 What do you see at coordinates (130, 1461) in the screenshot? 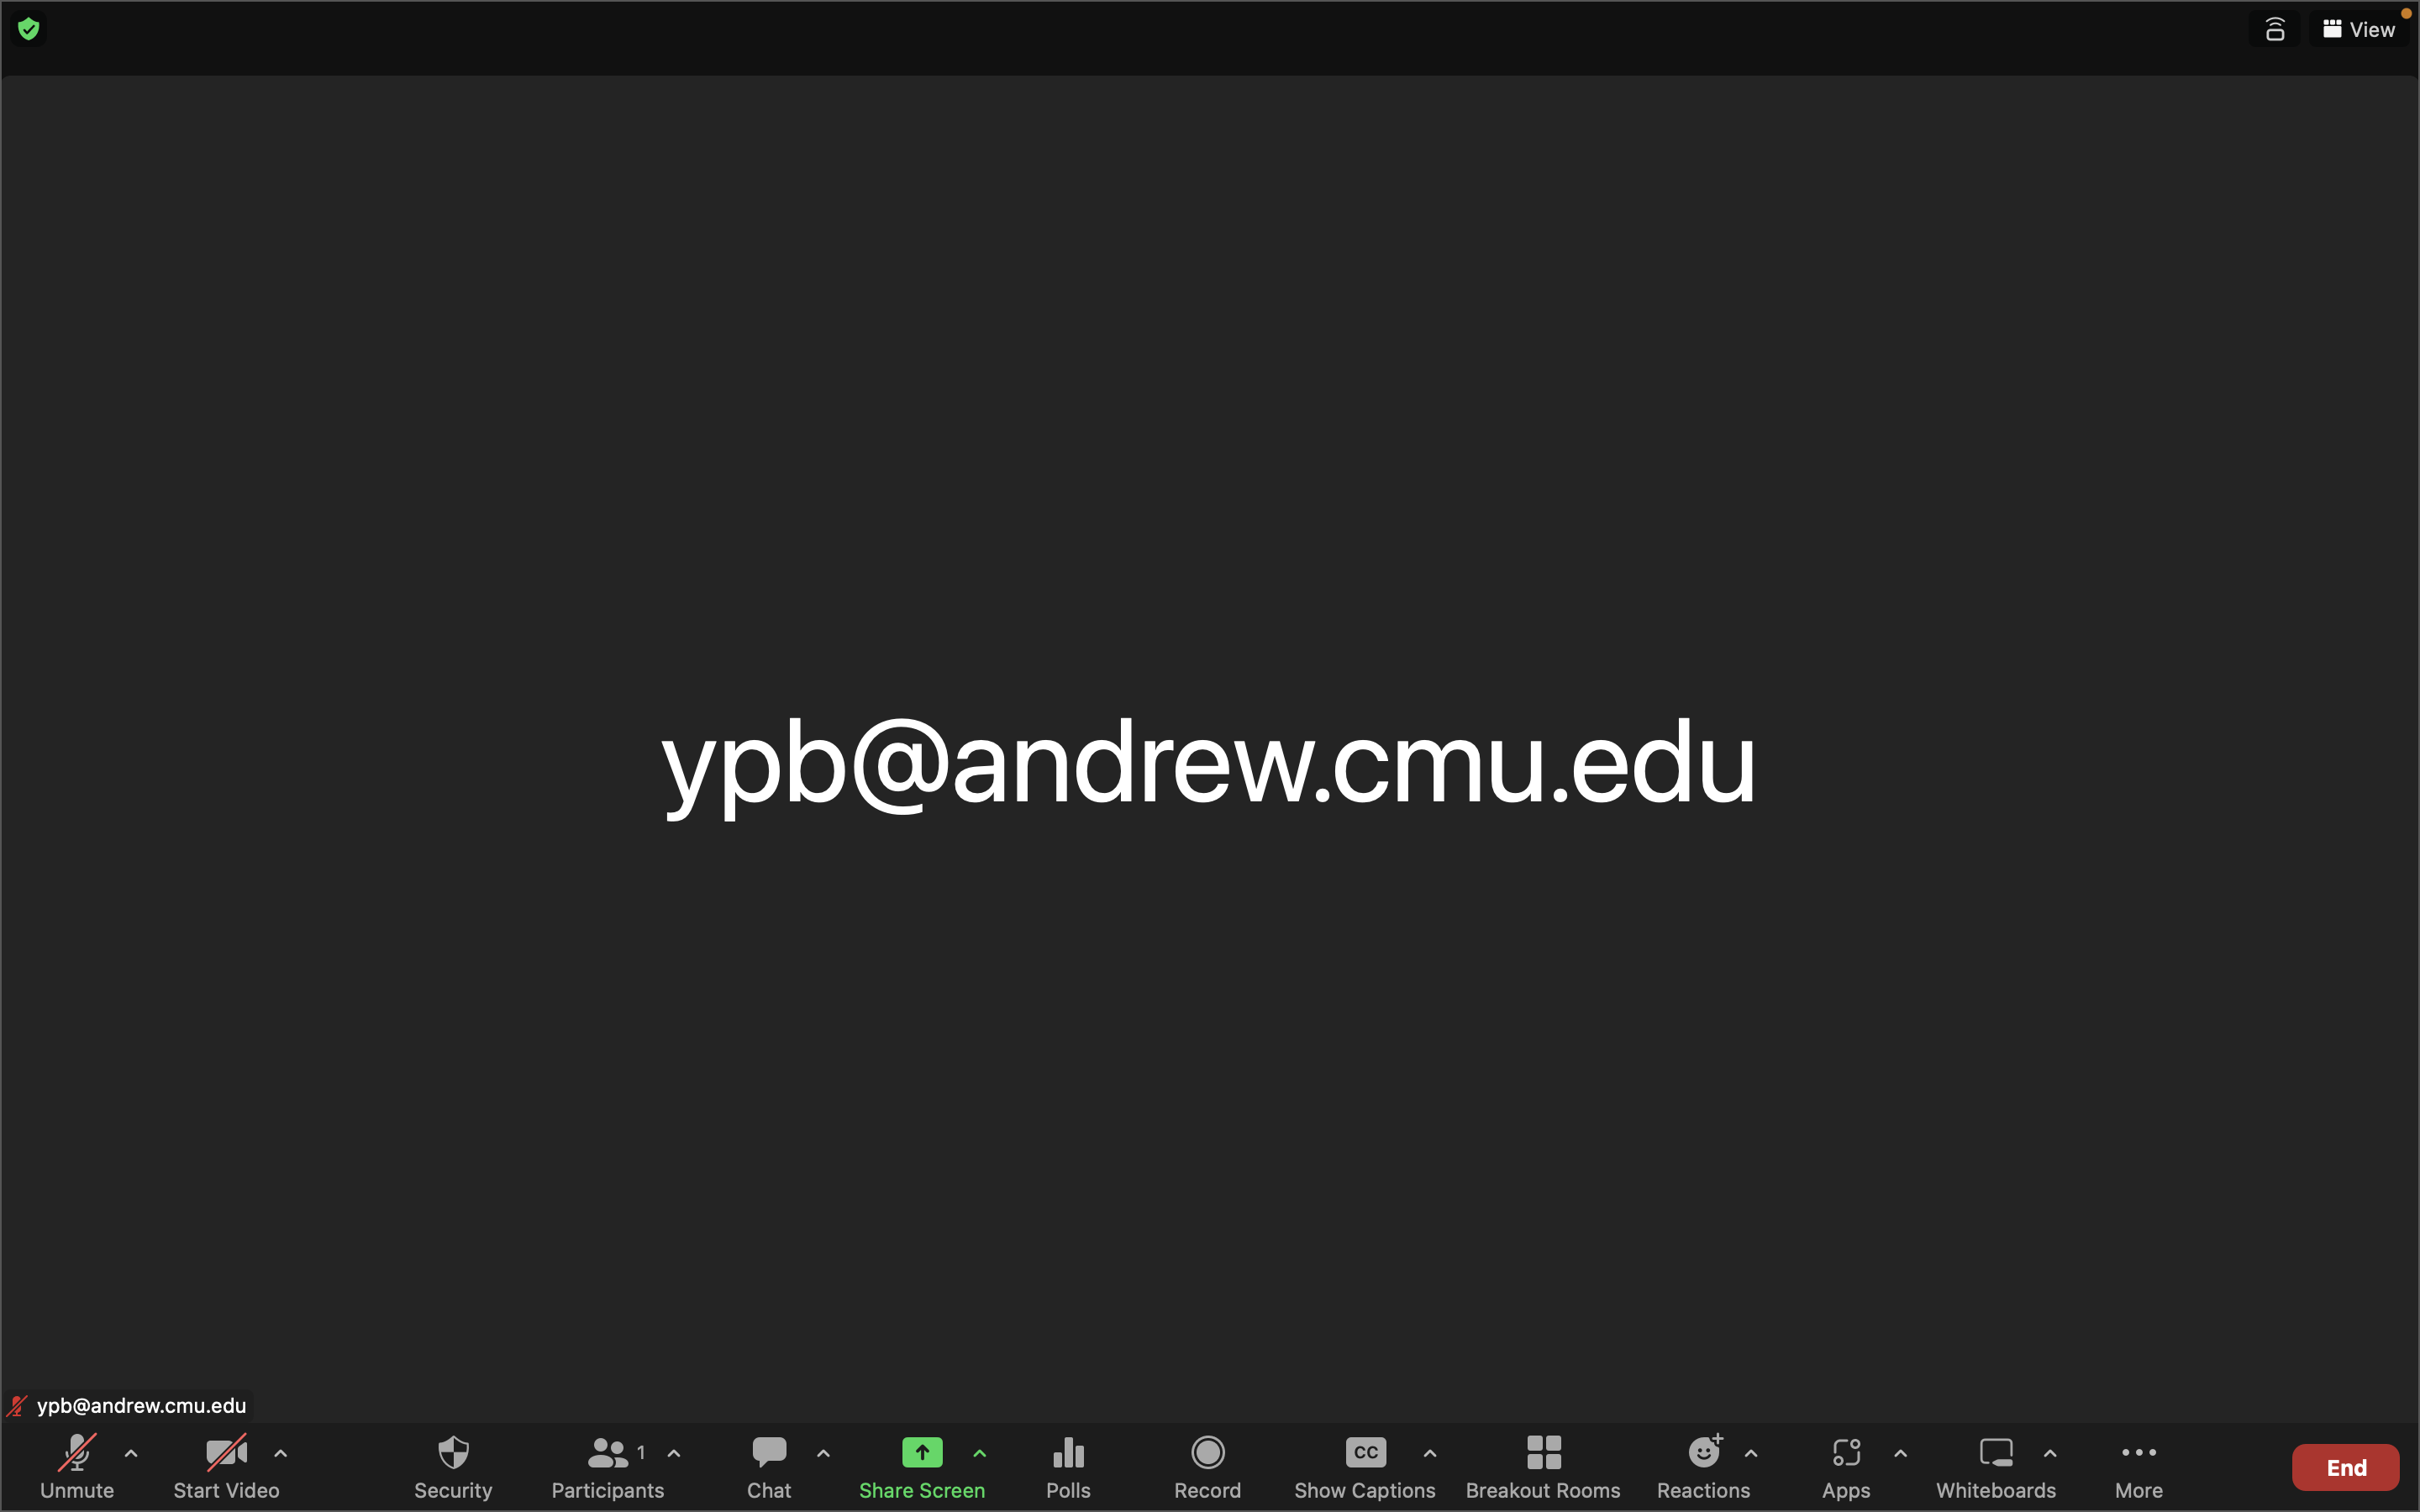
I see `the audio options` at bounding box center [130, 1461].